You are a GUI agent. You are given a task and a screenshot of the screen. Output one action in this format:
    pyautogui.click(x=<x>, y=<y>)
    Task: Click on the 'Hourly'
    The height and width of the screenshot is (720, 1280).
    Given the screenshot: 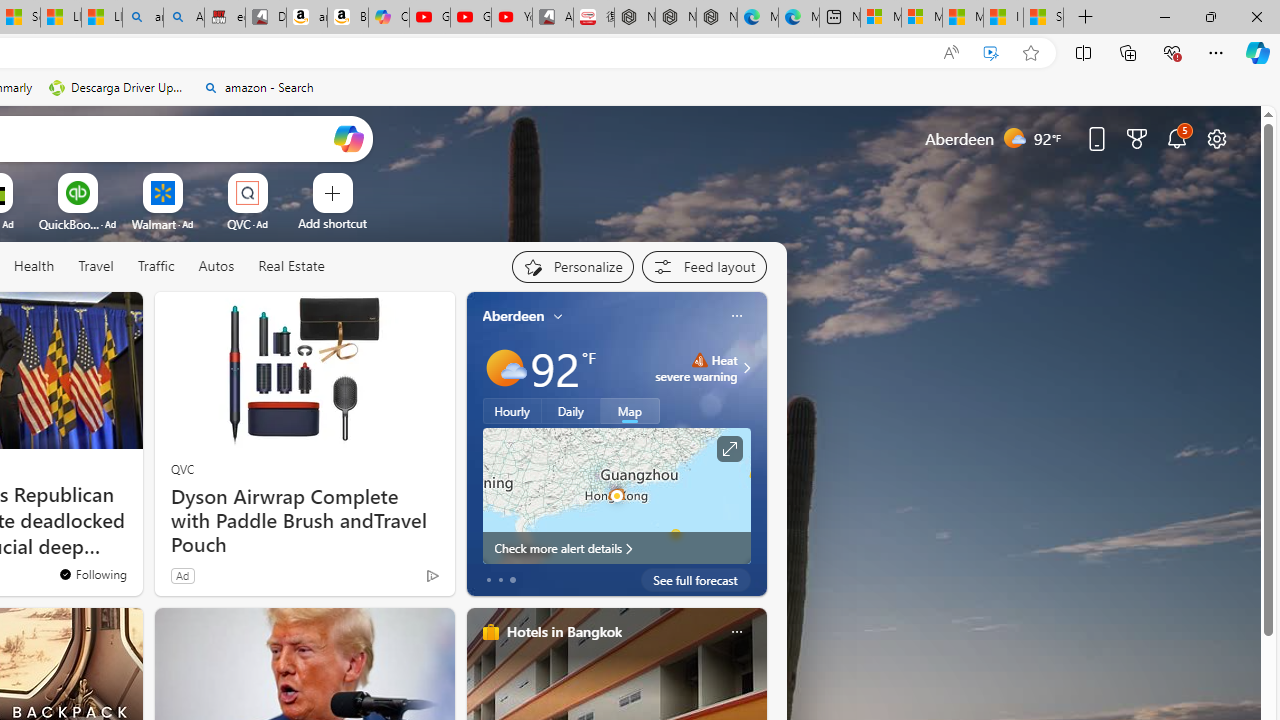 What is the action you would take?
    pyautogui.click(x=512, y=410)
    